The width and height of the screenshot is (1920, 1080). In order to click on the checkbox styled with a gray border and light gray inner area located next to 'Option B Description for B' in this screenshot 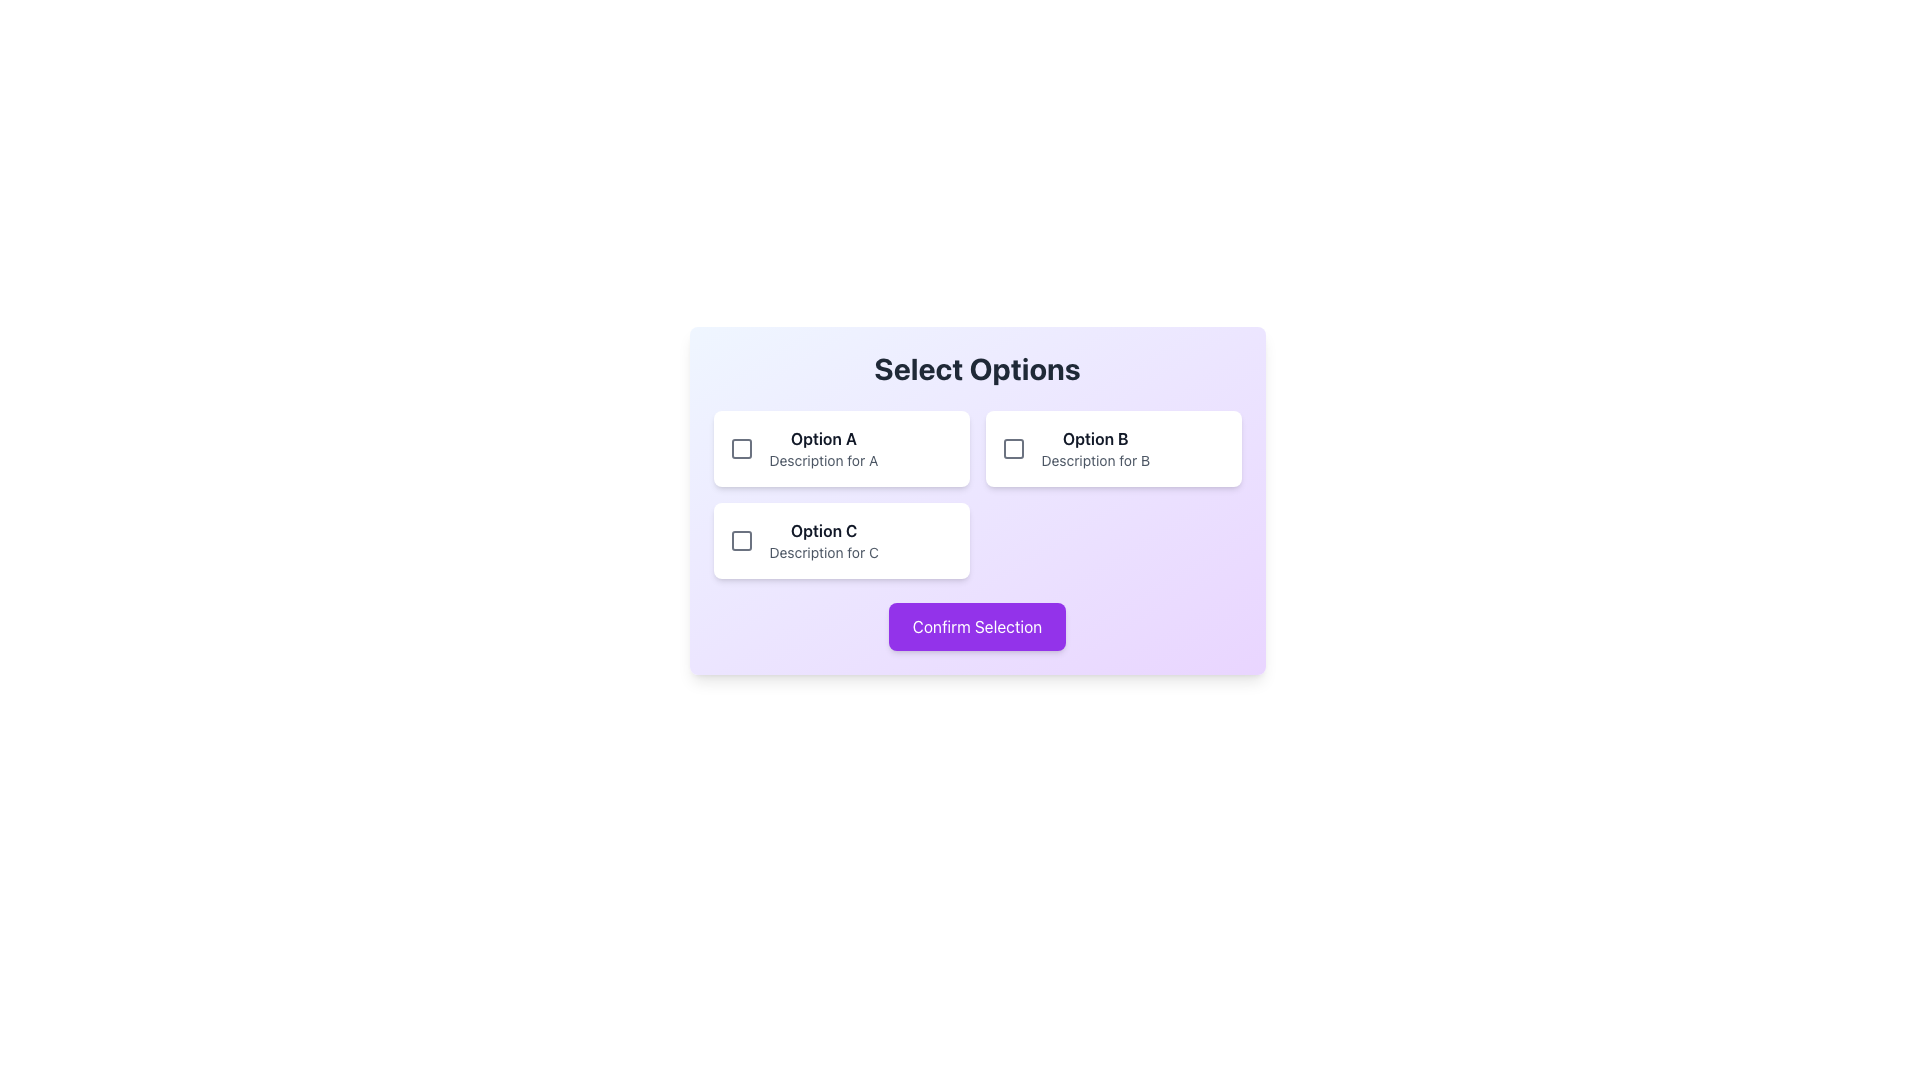, I will do `click(1013, 447)`.